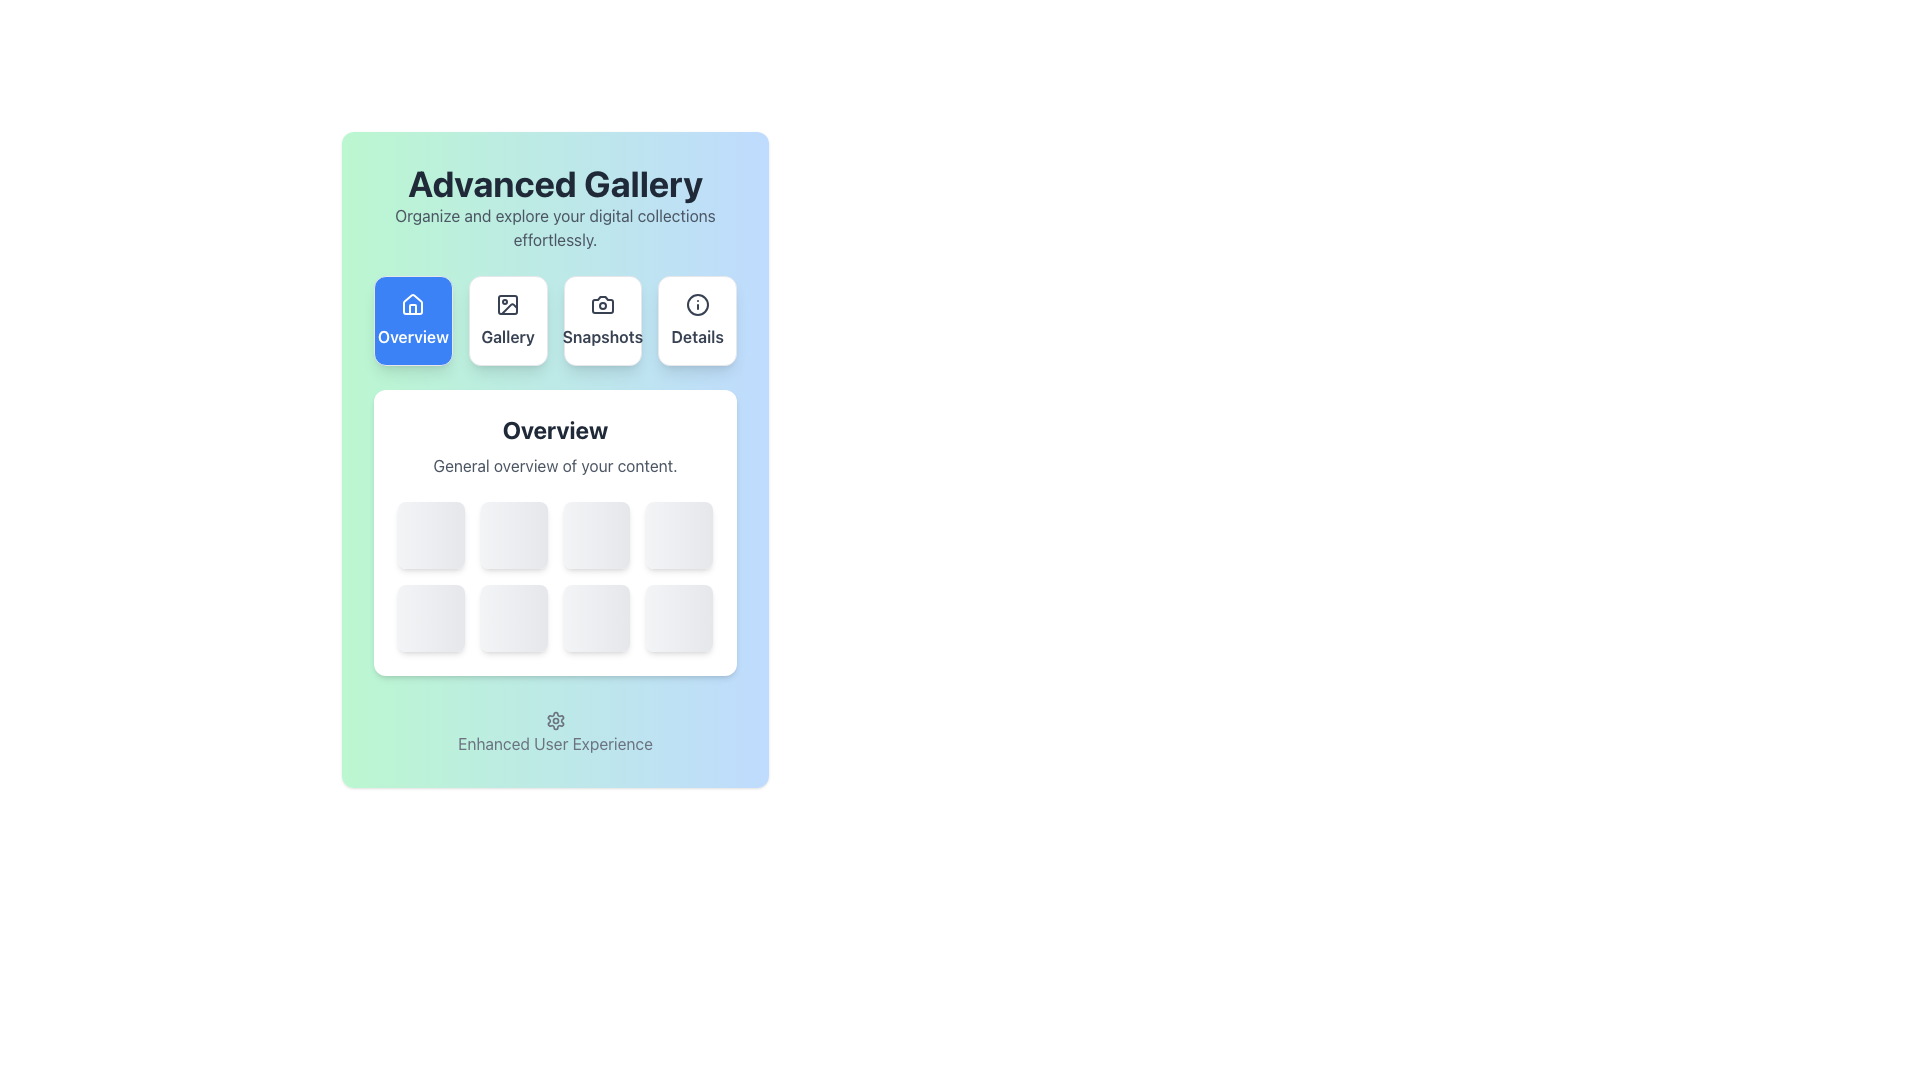 This screenshot has height=1080, width=1920. Describe the element at coordinates (601, 304) in the screenshot. I see `the 'Snapshots' button icon located in the third position of the horizontal navigation bar below the 'Advanced Gallery' title` at that location.